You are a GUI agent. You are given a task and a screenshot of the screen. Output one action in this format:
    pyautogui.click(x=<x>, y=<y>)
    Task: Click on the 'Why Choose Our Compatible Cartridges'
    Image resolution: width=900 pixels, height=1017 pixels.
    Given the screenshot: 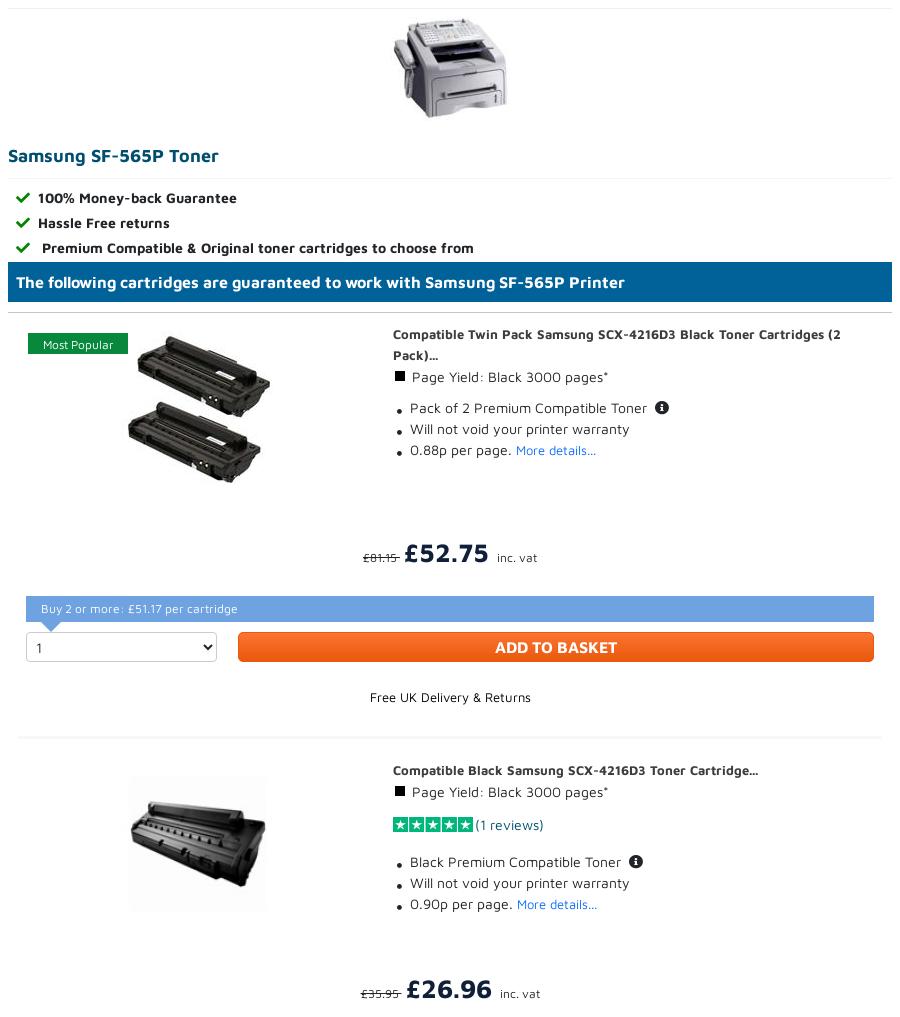 What is the action you would take?
    pyautogui.click(x=135, y=380)
    